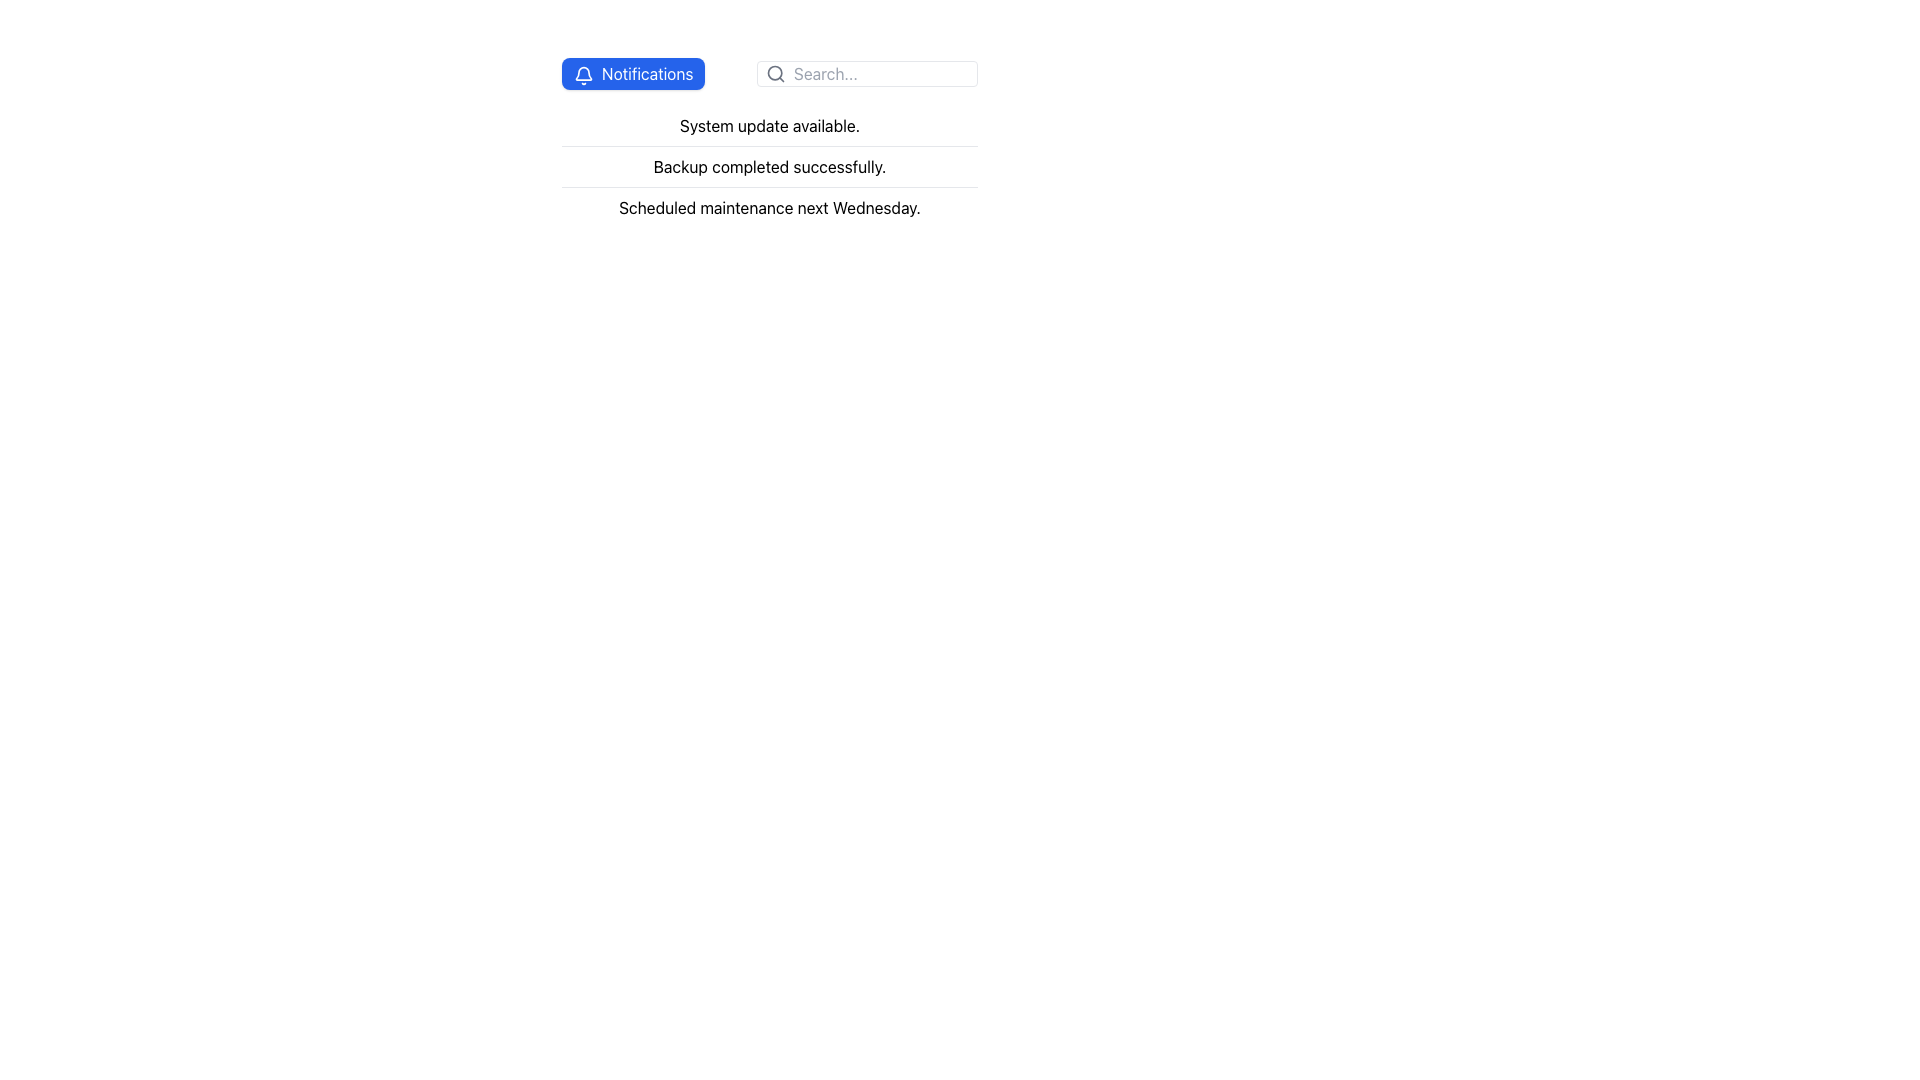  Describe the element at coordinates (775, 72) in the screenshot. I see `the magnifying glass icon located to the left of the 'Search...' text input field in the top-middle section of the interface` at that location.